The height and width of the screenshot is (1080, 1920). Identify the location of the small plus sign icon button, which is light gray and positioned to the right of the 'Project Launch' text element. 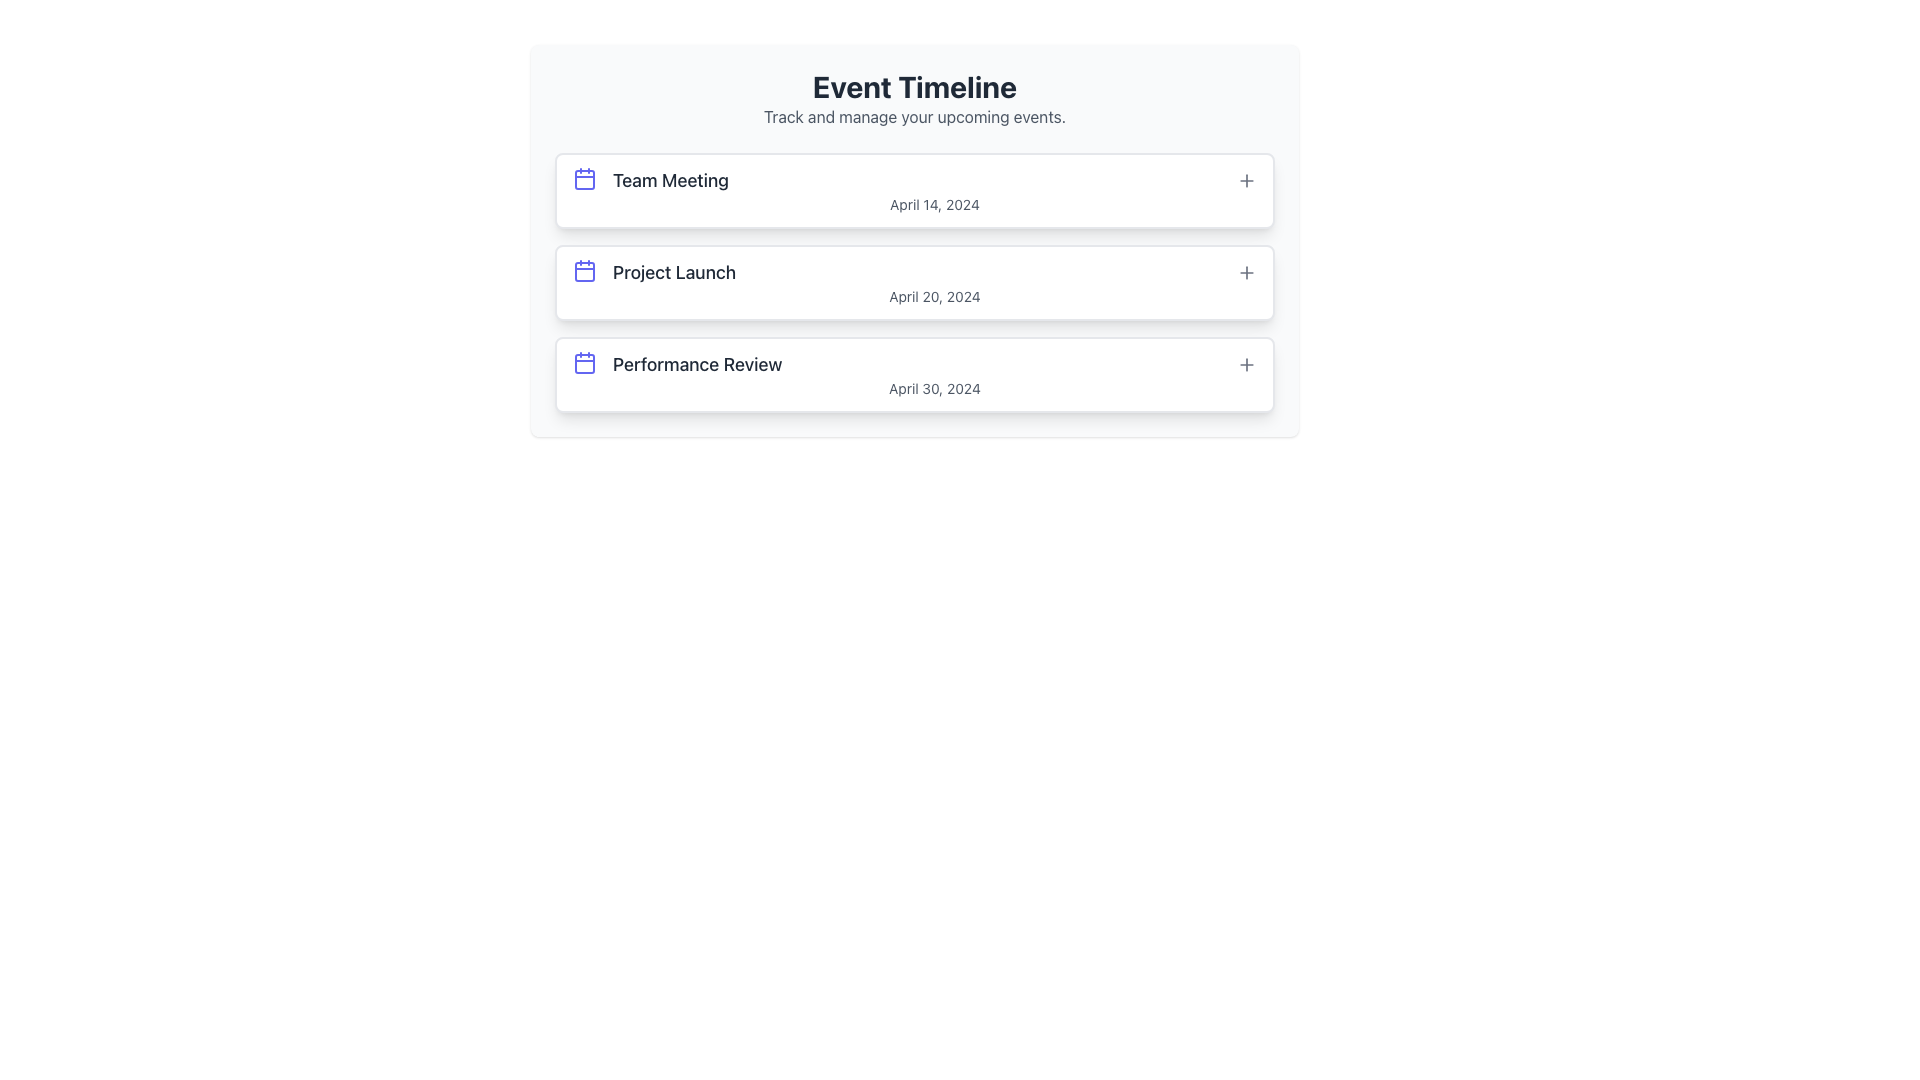
(1246, 273).